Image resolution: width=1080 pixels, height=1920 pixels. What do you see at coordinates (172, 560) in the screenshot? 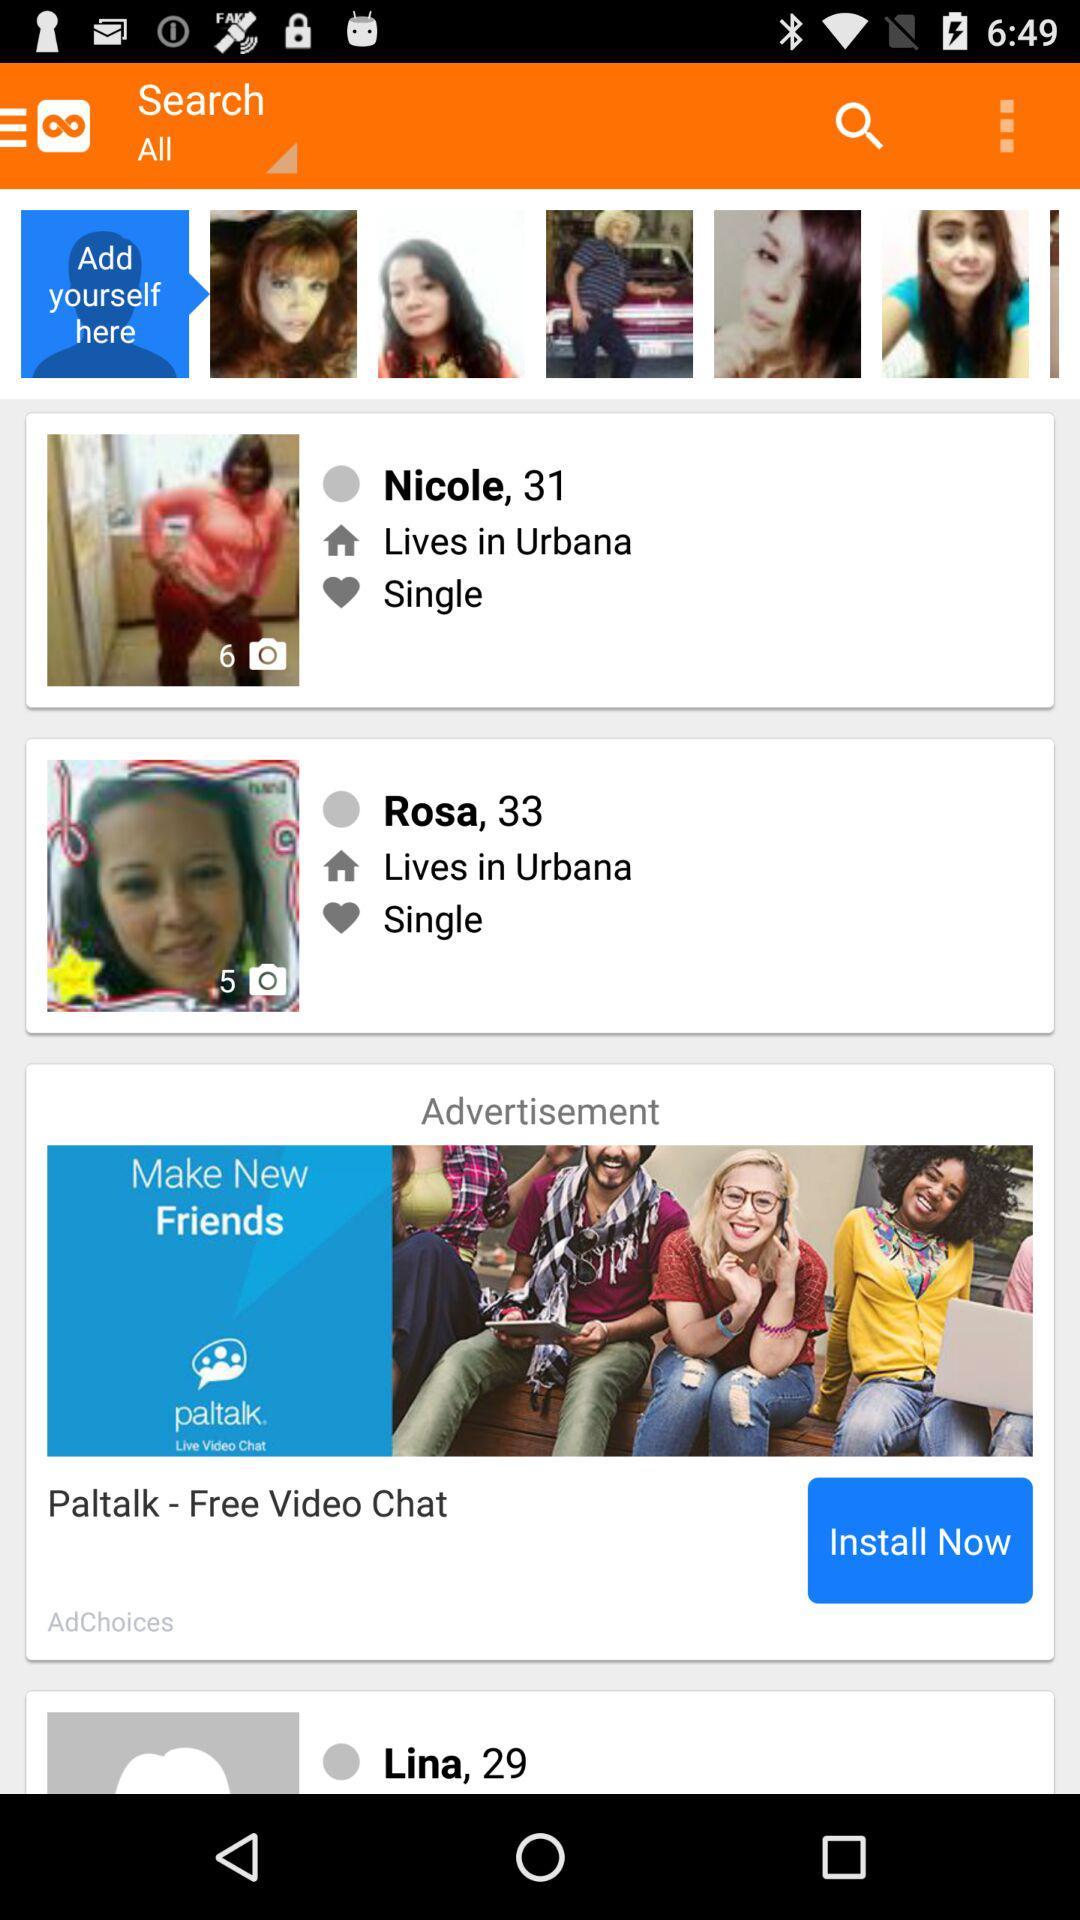
I see `the image left to nicole 31` at bounding box center [172, 560].